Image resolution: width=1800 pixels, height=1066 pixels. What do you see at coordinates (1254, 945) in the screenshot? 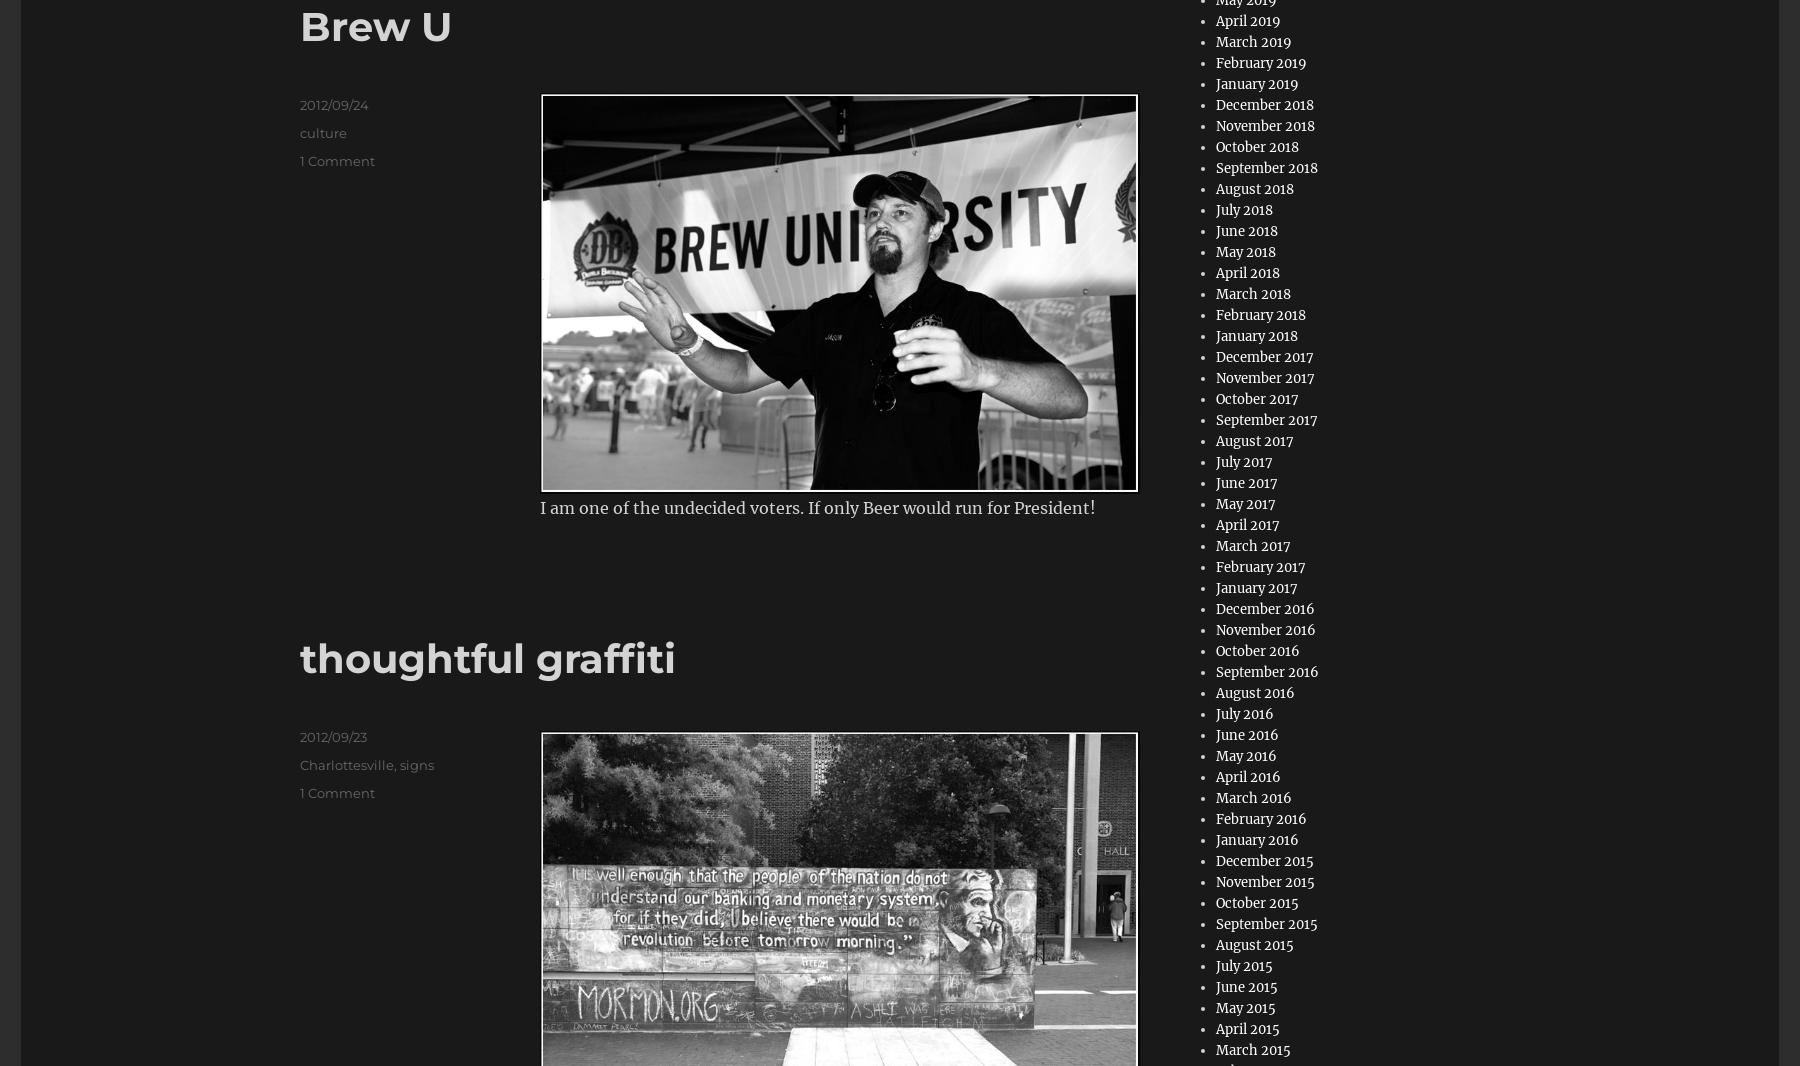
I see `'August 2015'` at bounding box center [1254, 945].